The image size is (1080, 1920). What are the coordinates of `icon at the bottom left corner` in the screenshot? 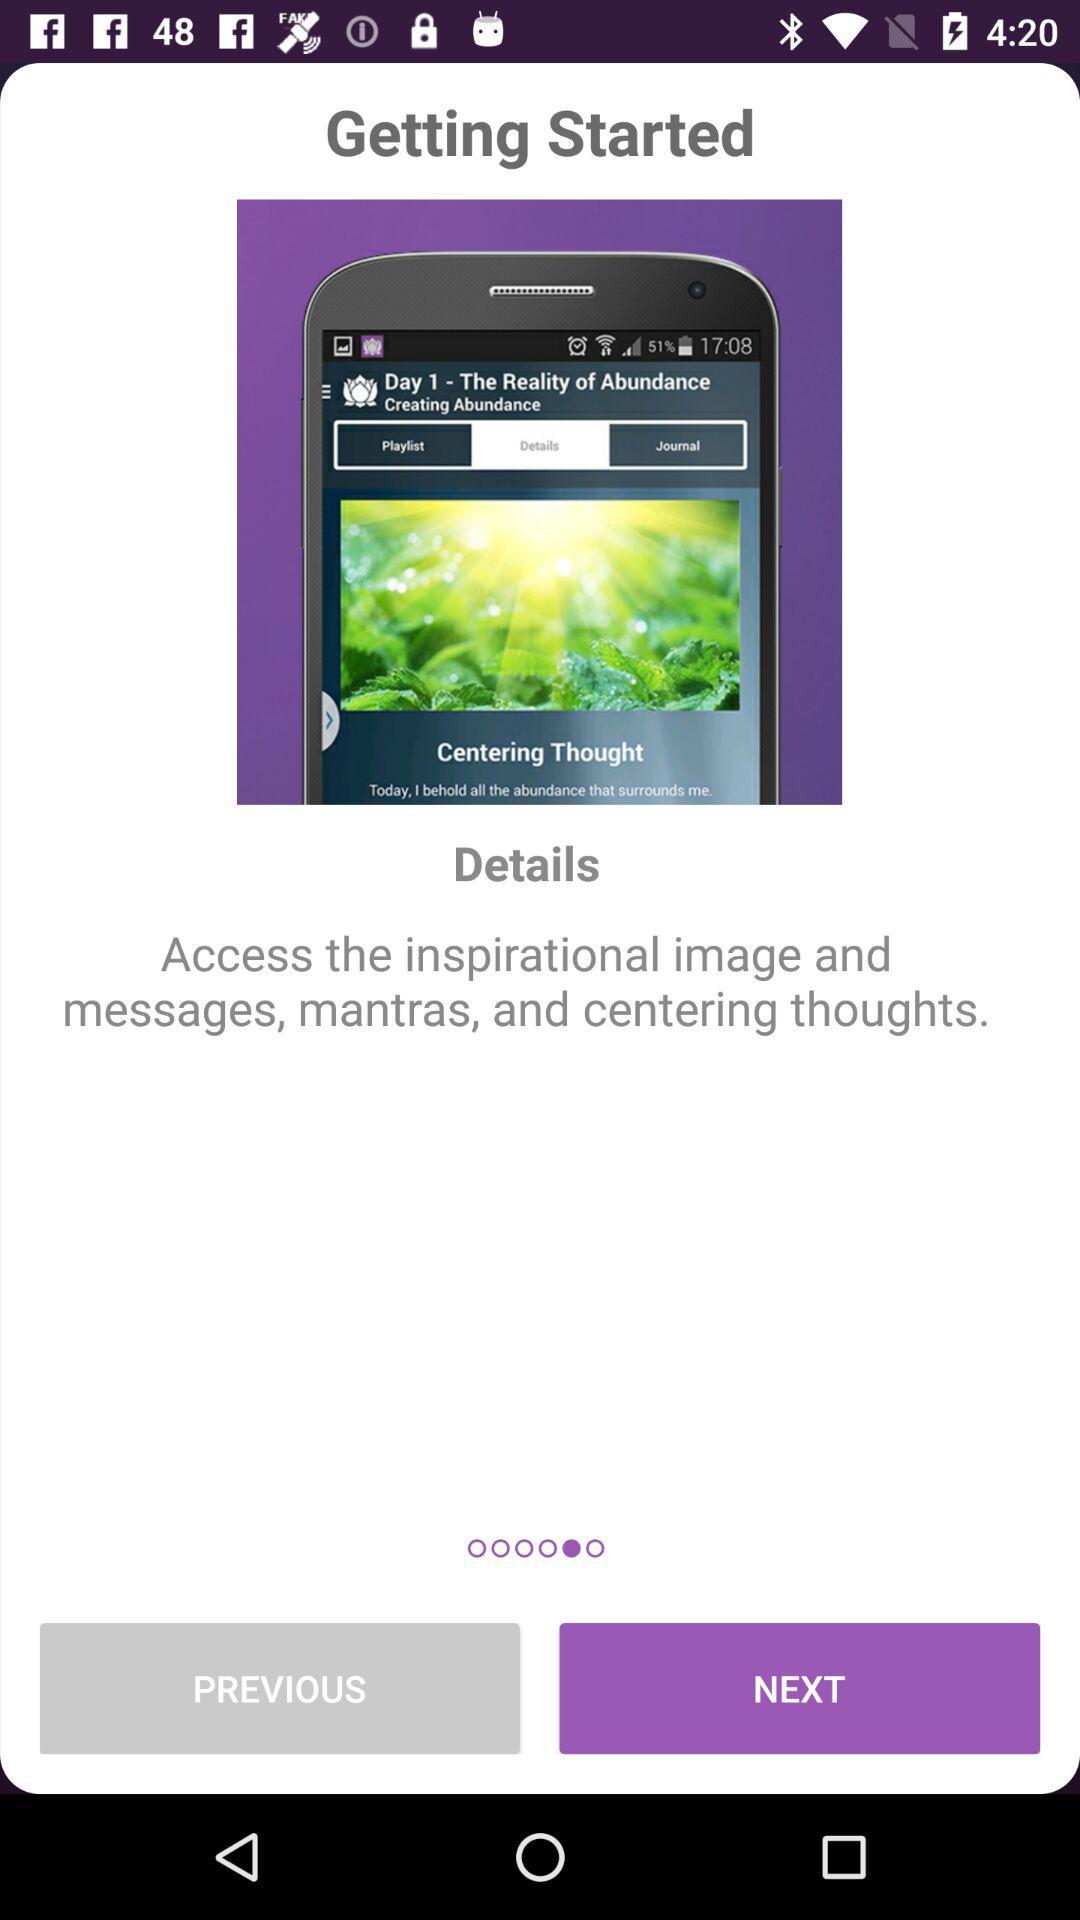 It's located at (279, 1687).